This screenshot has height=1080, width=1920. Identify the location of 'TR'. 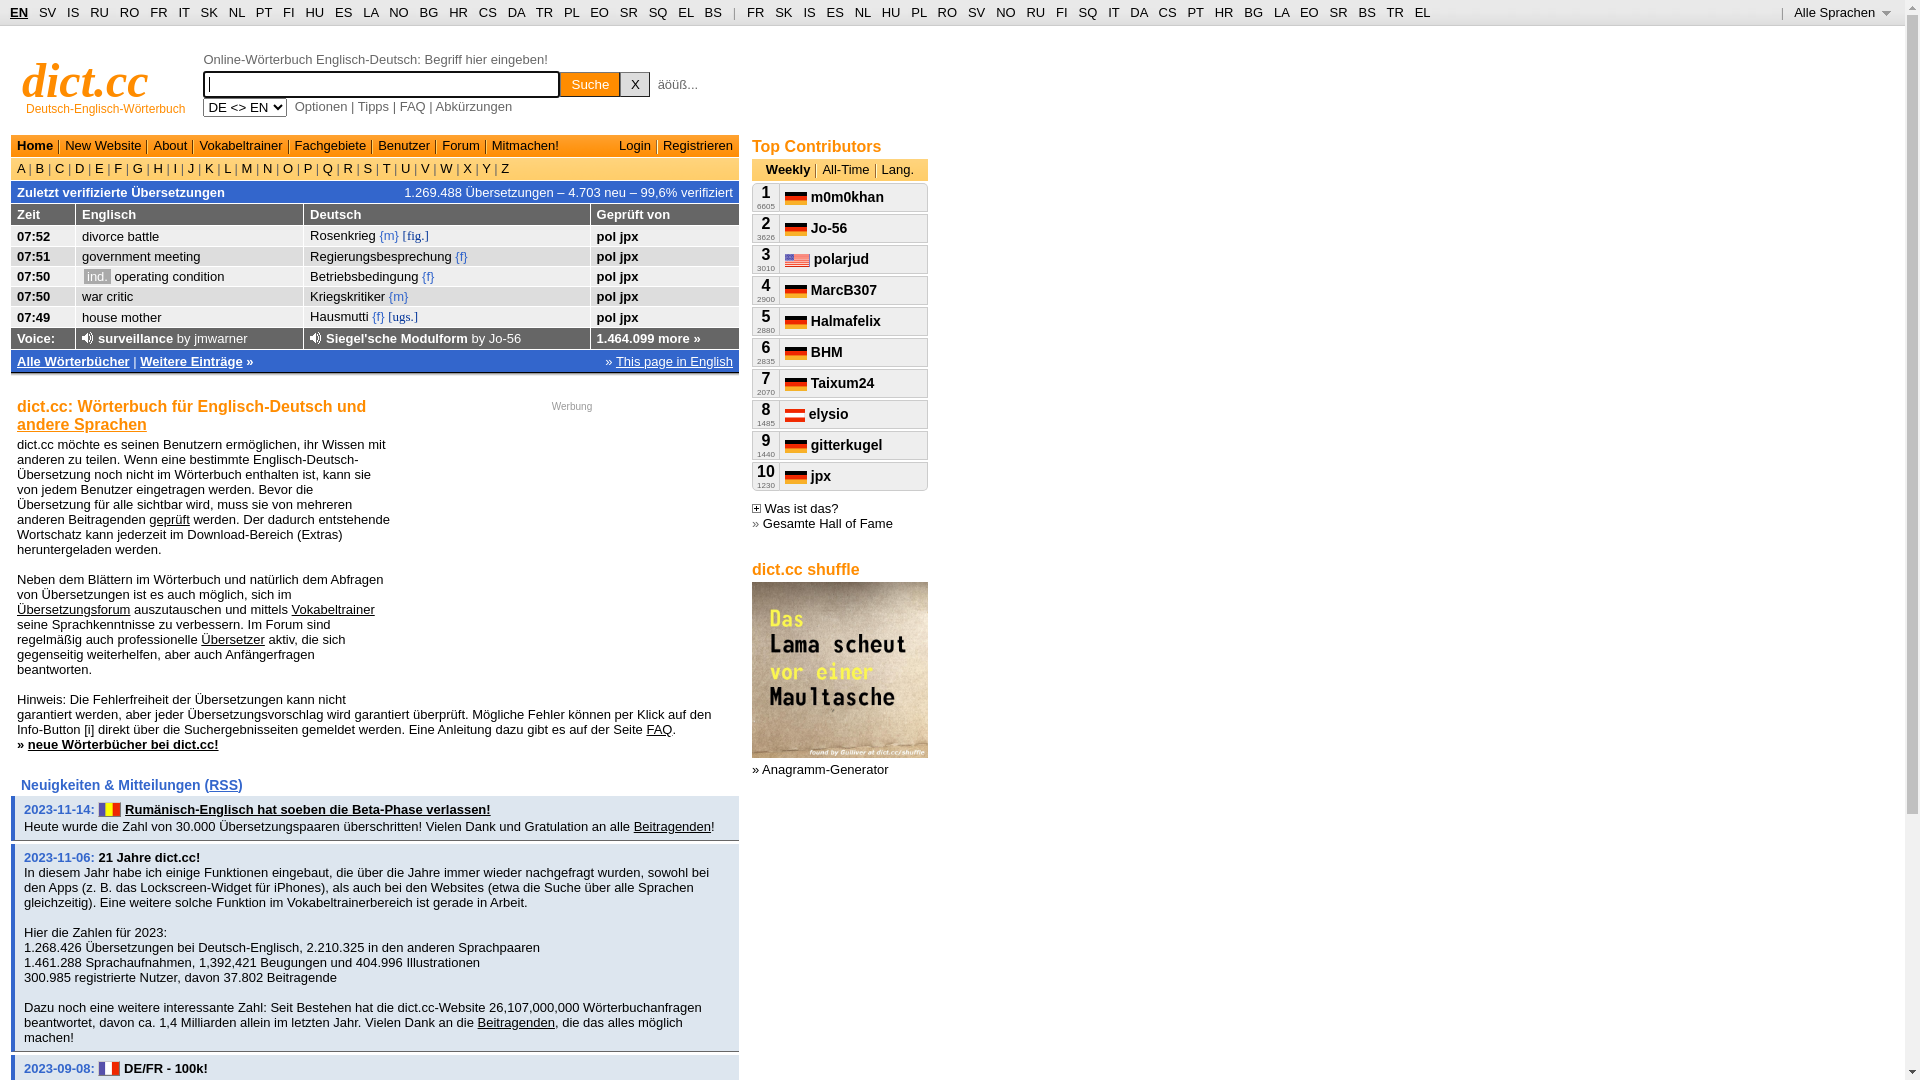
(544, 12).